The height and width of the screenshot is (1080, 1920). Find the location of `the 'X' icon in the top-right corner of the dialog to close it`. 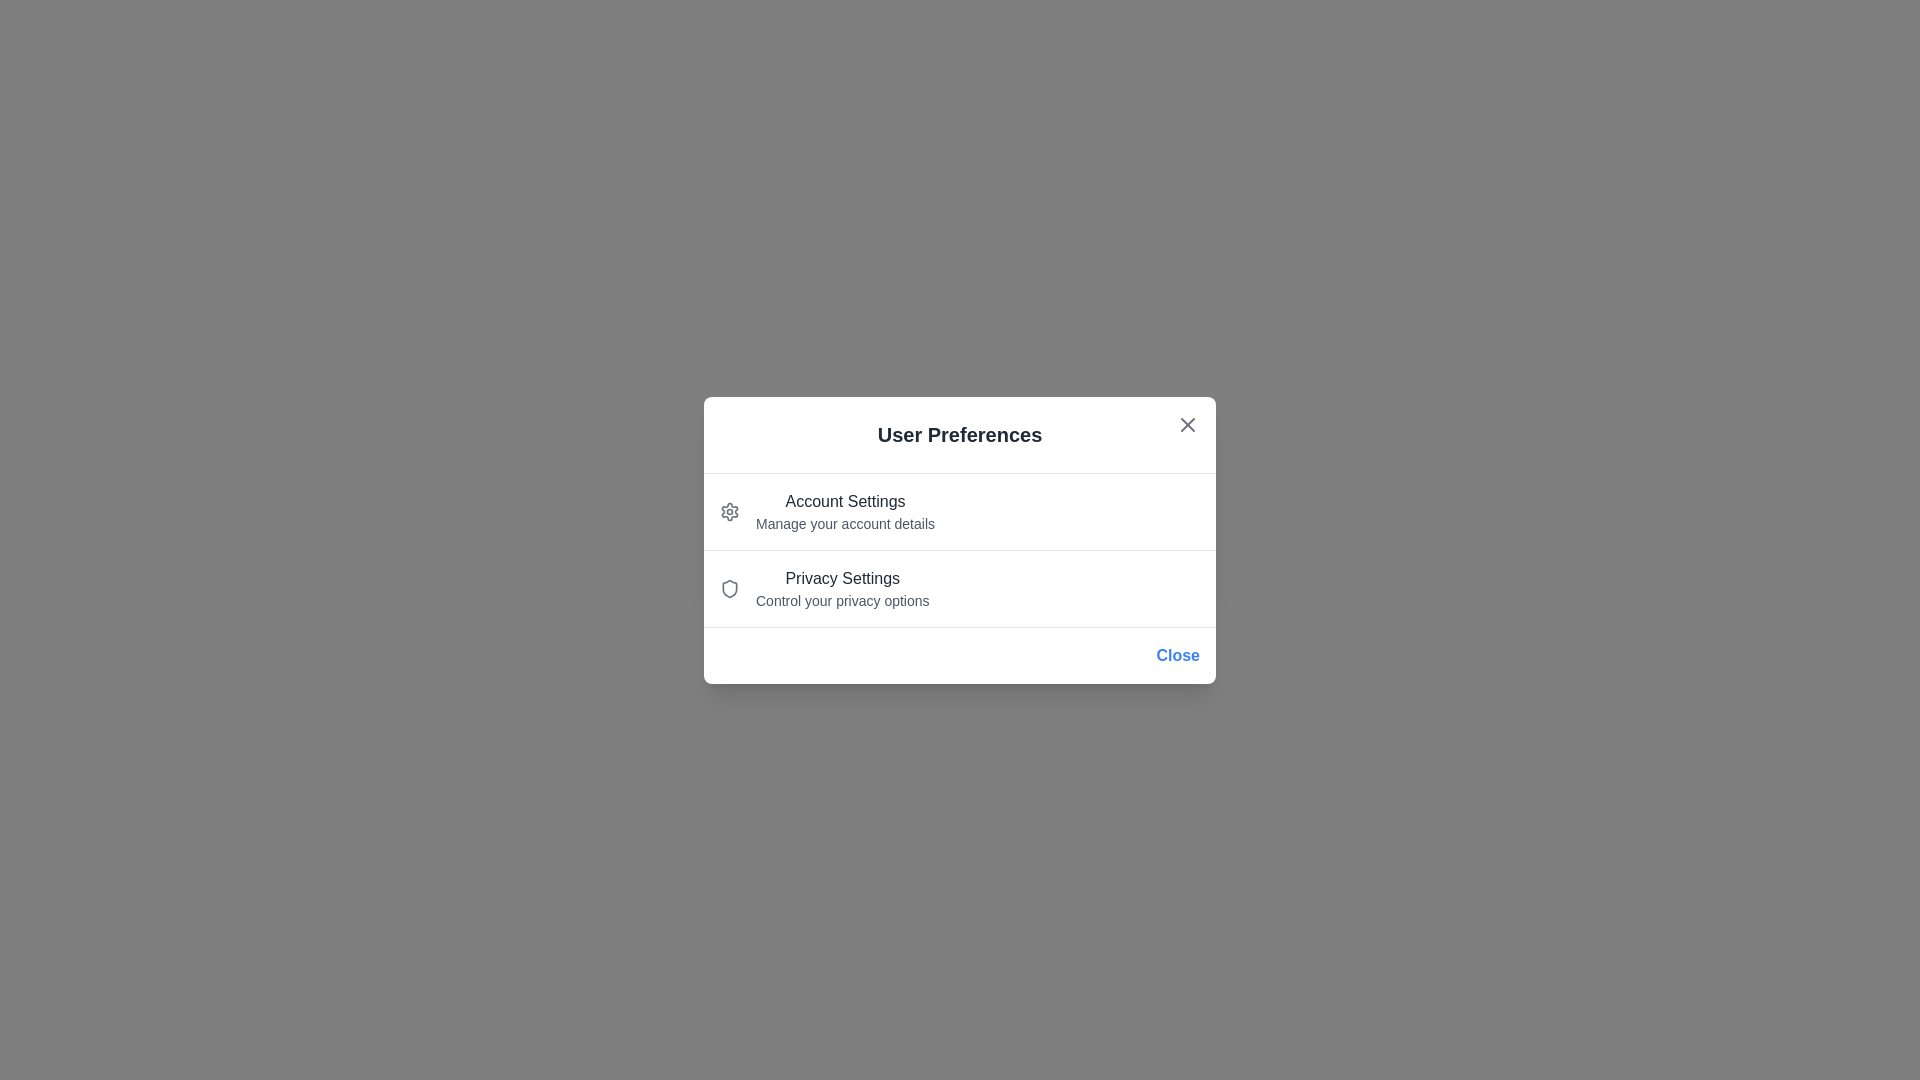

the 'X' icon in the top-right corner of the dialog to close it is located at coordinates (1188, 423).